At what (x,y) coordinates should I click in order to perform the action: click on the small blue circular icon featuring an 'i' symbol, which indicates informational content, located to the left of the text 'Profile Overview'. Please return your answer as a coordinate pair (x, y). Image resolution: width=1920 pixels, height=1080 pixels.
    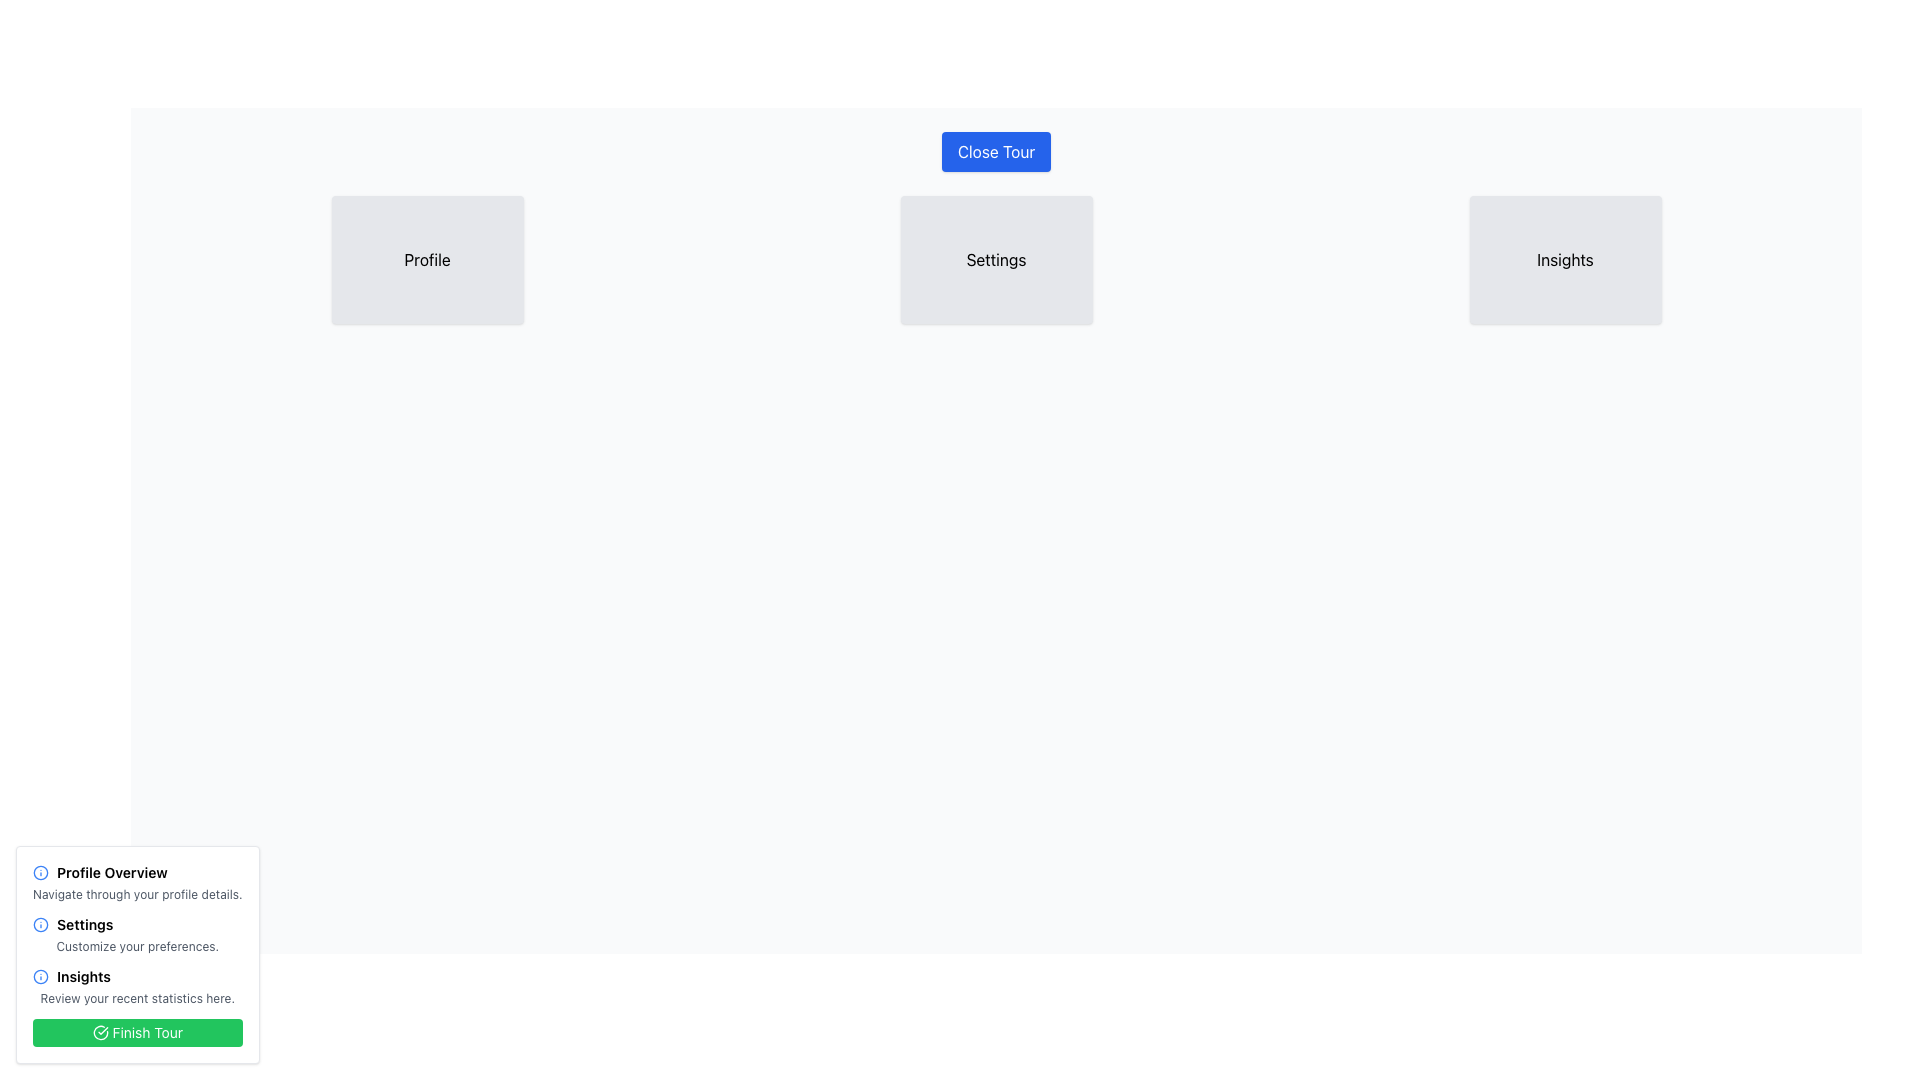
    Looking at the image, I should click on (41, 871).